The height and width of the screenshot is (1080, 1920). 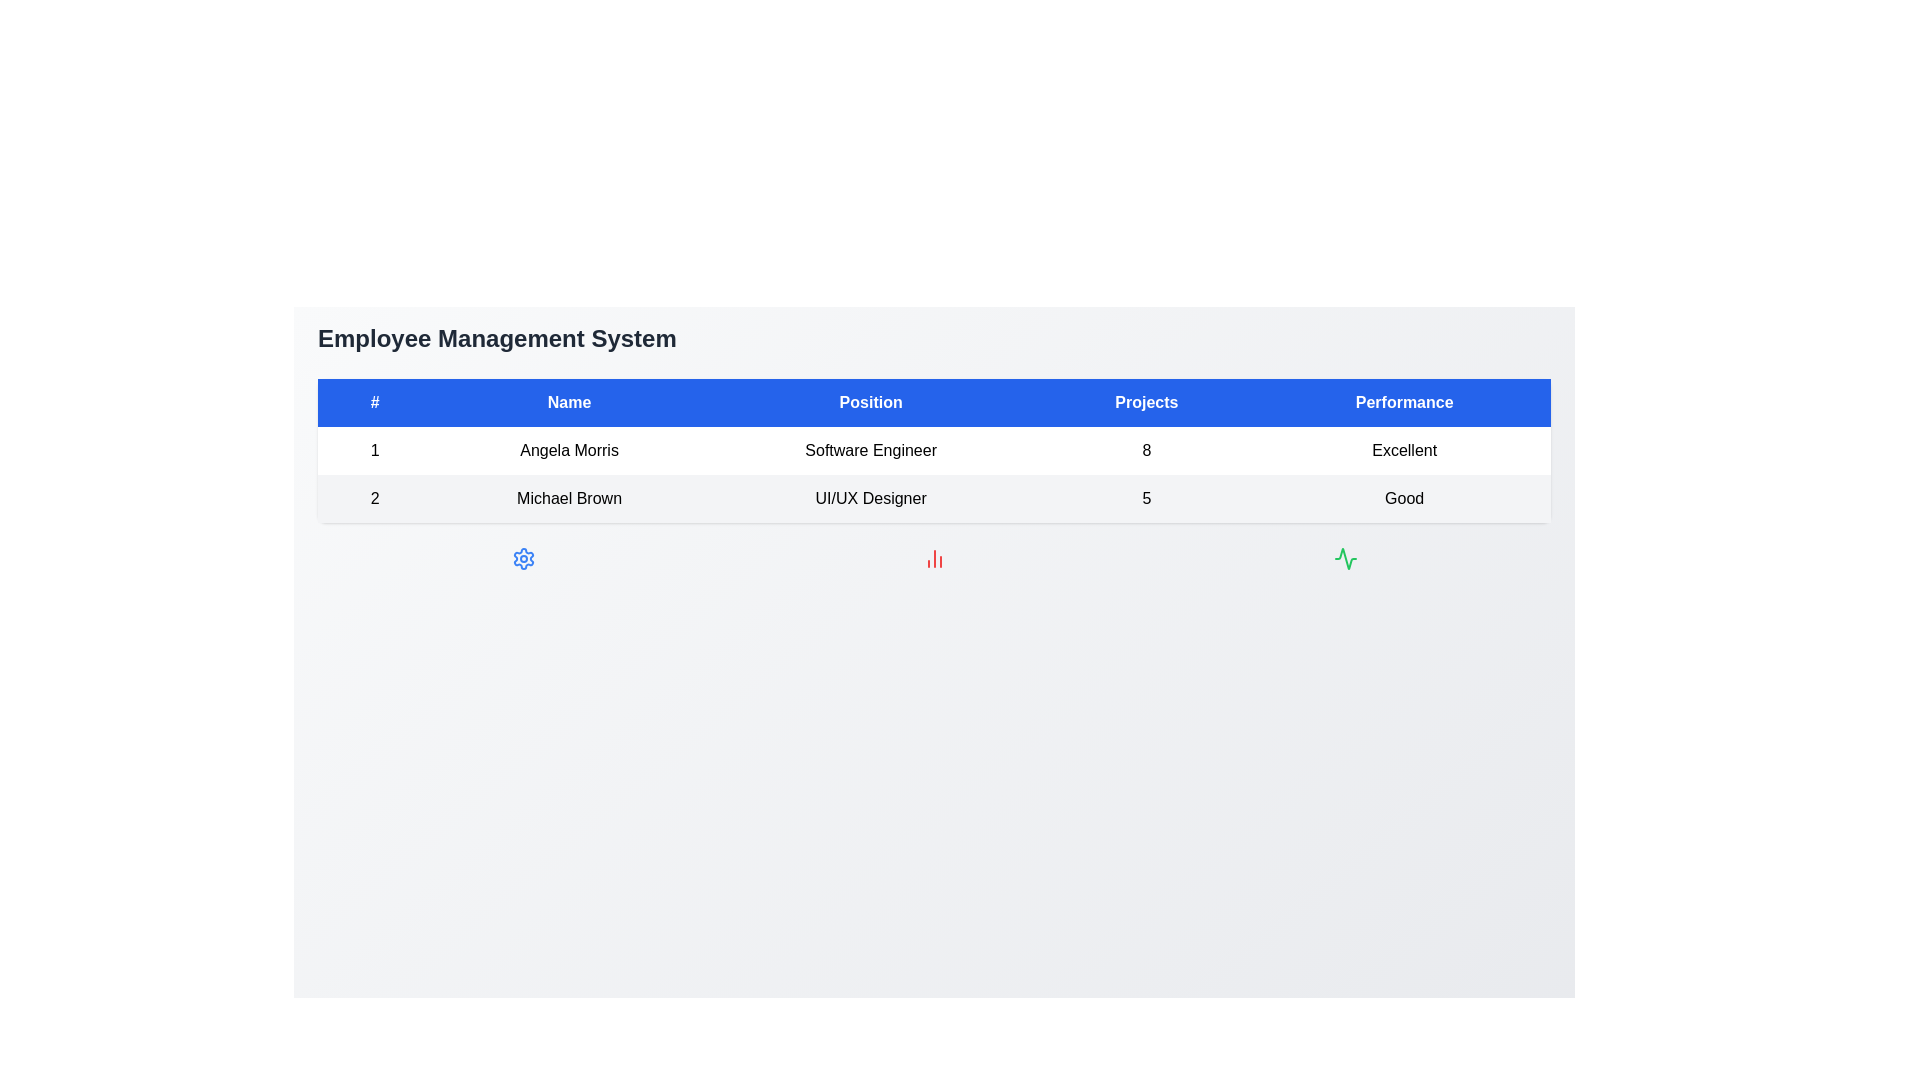 What do you see at coordinates (497, 338) in the screenshot?
I see `title element 'Employee Management System' which is displayed prominently in large, bold font at the top of the interface` at bounding box center [497, 338].